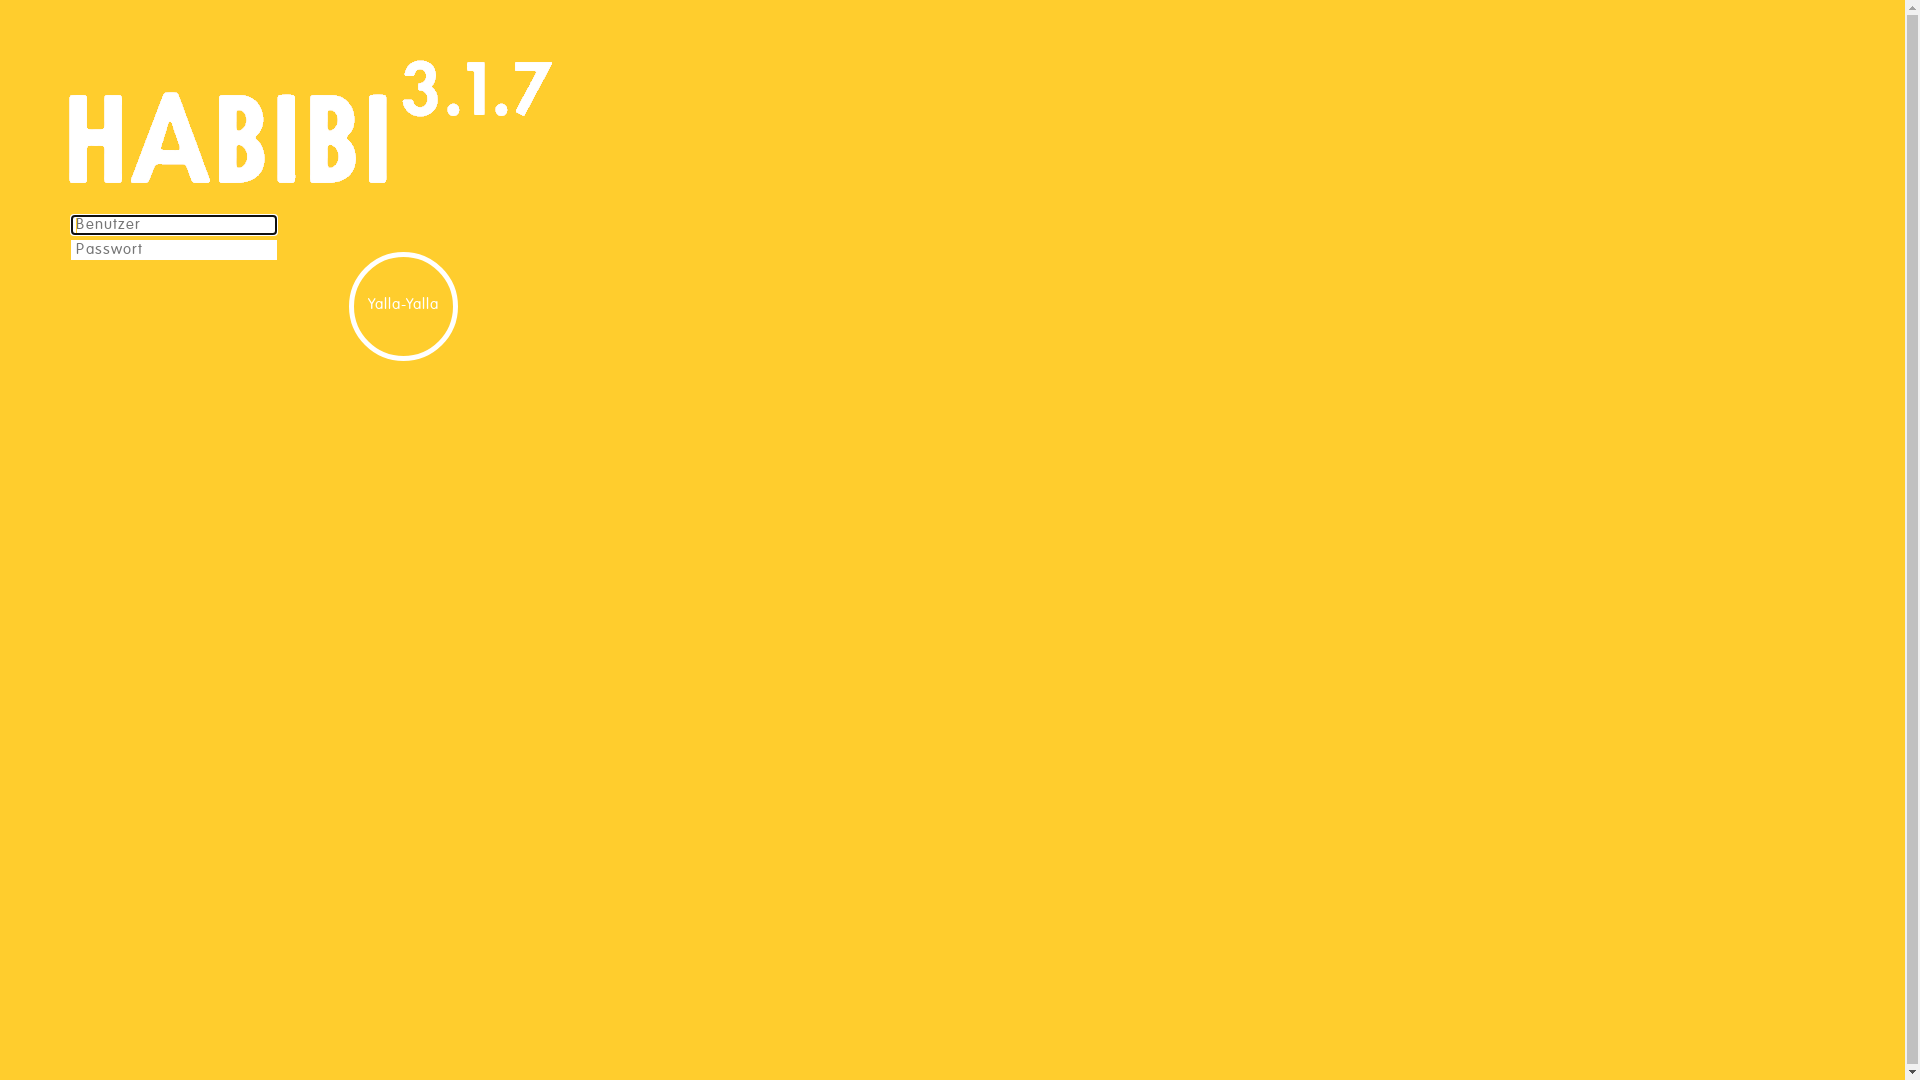 This screenshot has height=1080, width=1920. Describe the element at coordinates (475, 119) in the screenshot. I see `'Habibi'` at that location.